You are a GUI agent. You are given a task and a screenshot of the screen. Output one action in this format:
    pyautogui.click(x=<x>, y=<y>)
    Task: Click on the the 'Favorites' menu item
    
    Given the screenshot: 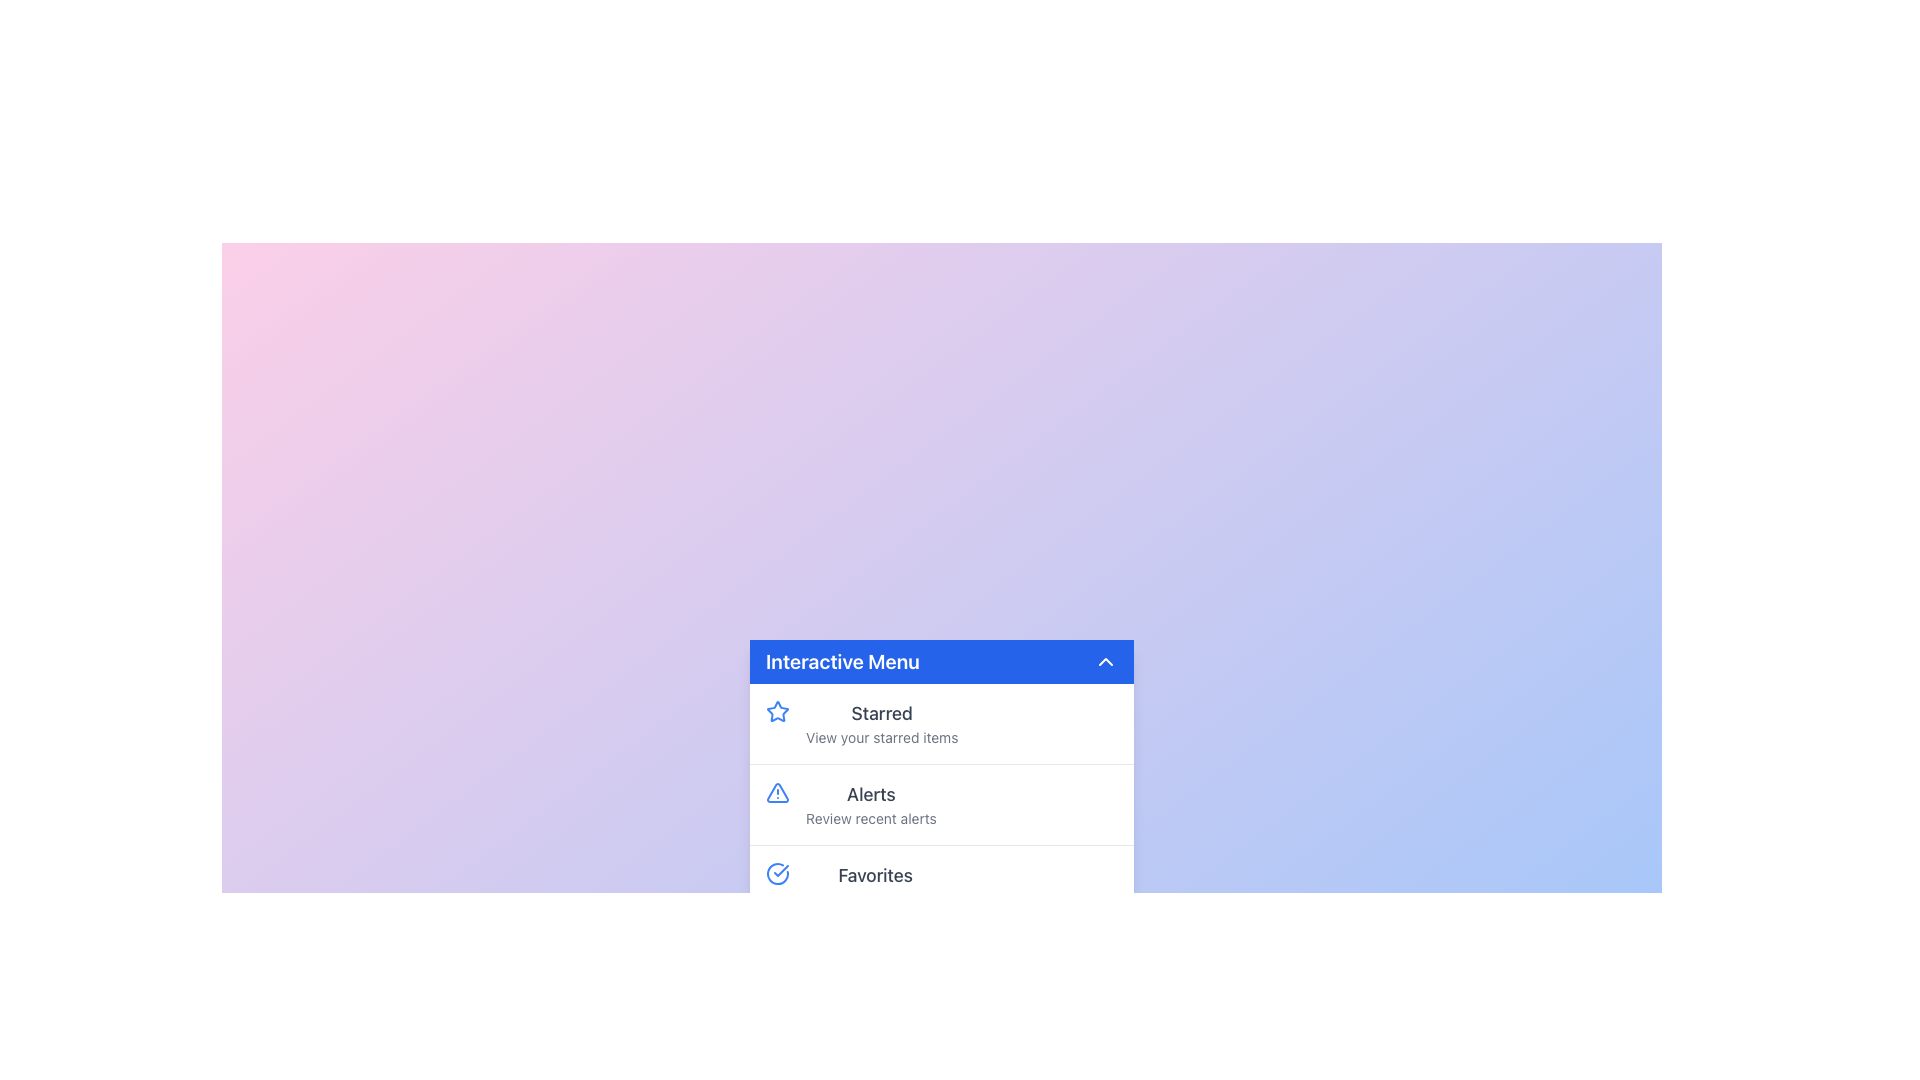 What is the action you would take?
    pyautogui.click(x=874, y=885)
    